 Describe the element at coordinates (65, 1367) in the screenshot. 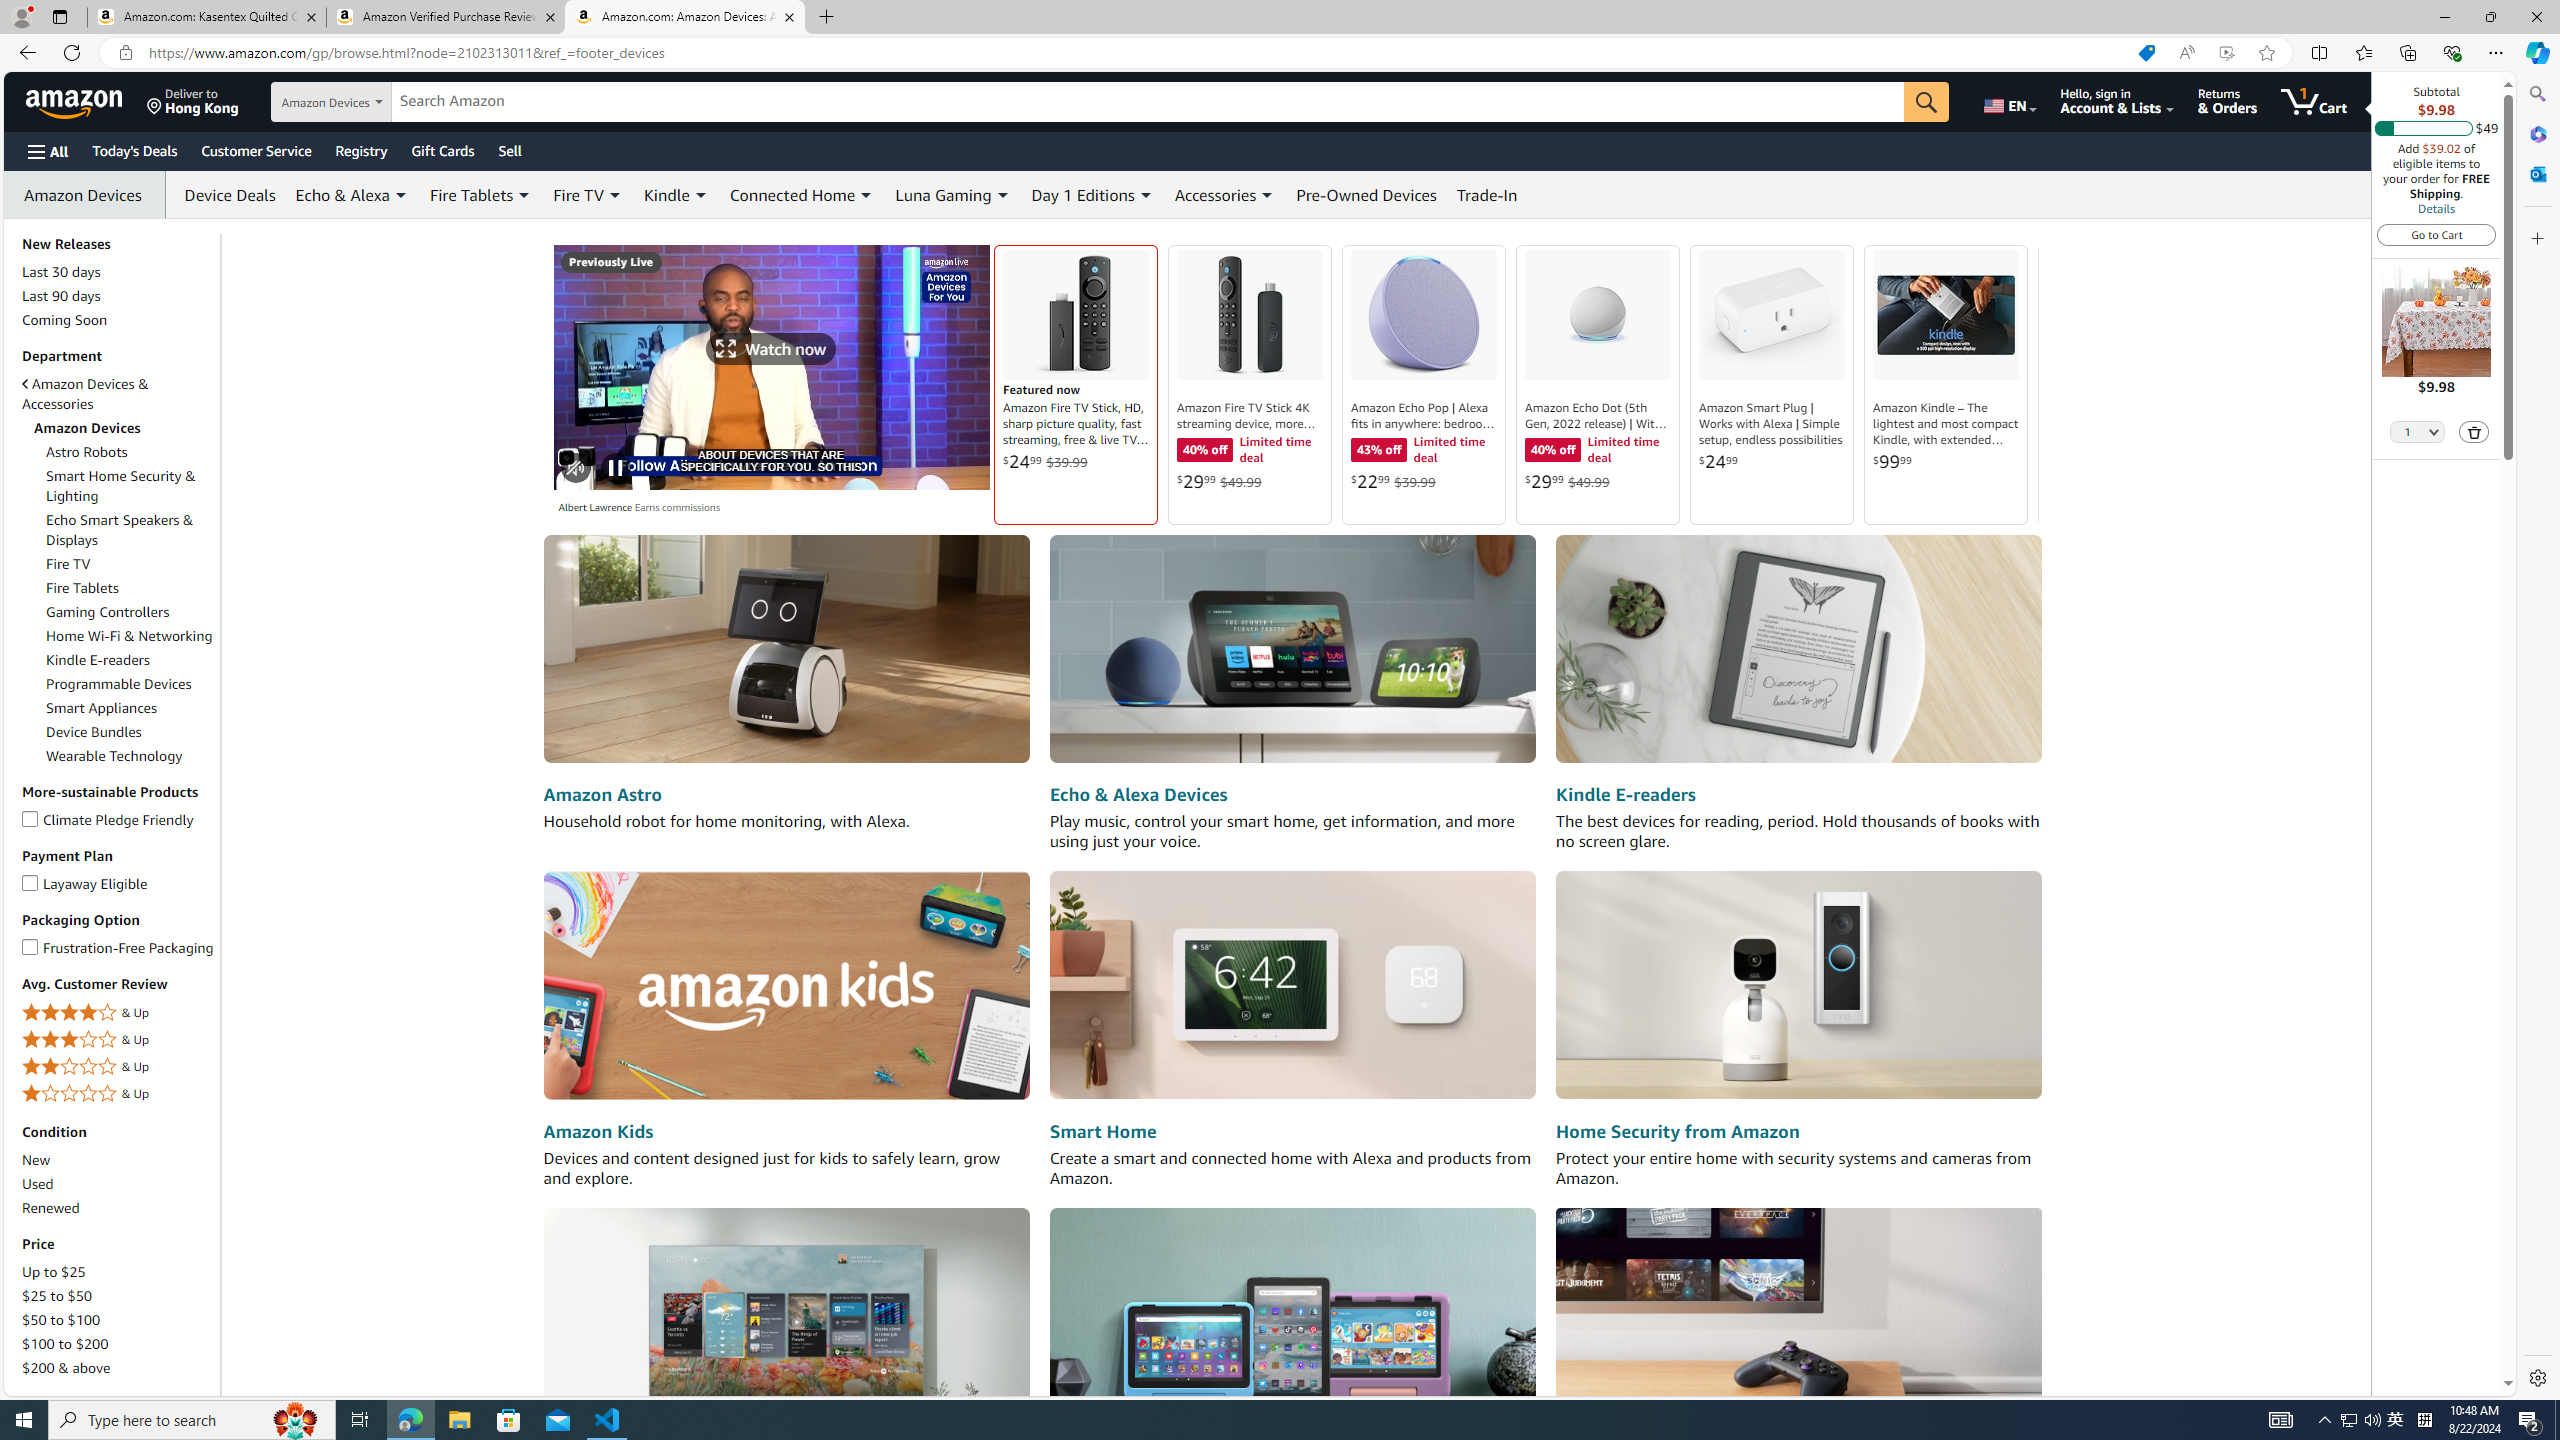

I see `'$200 & above'` at that location.